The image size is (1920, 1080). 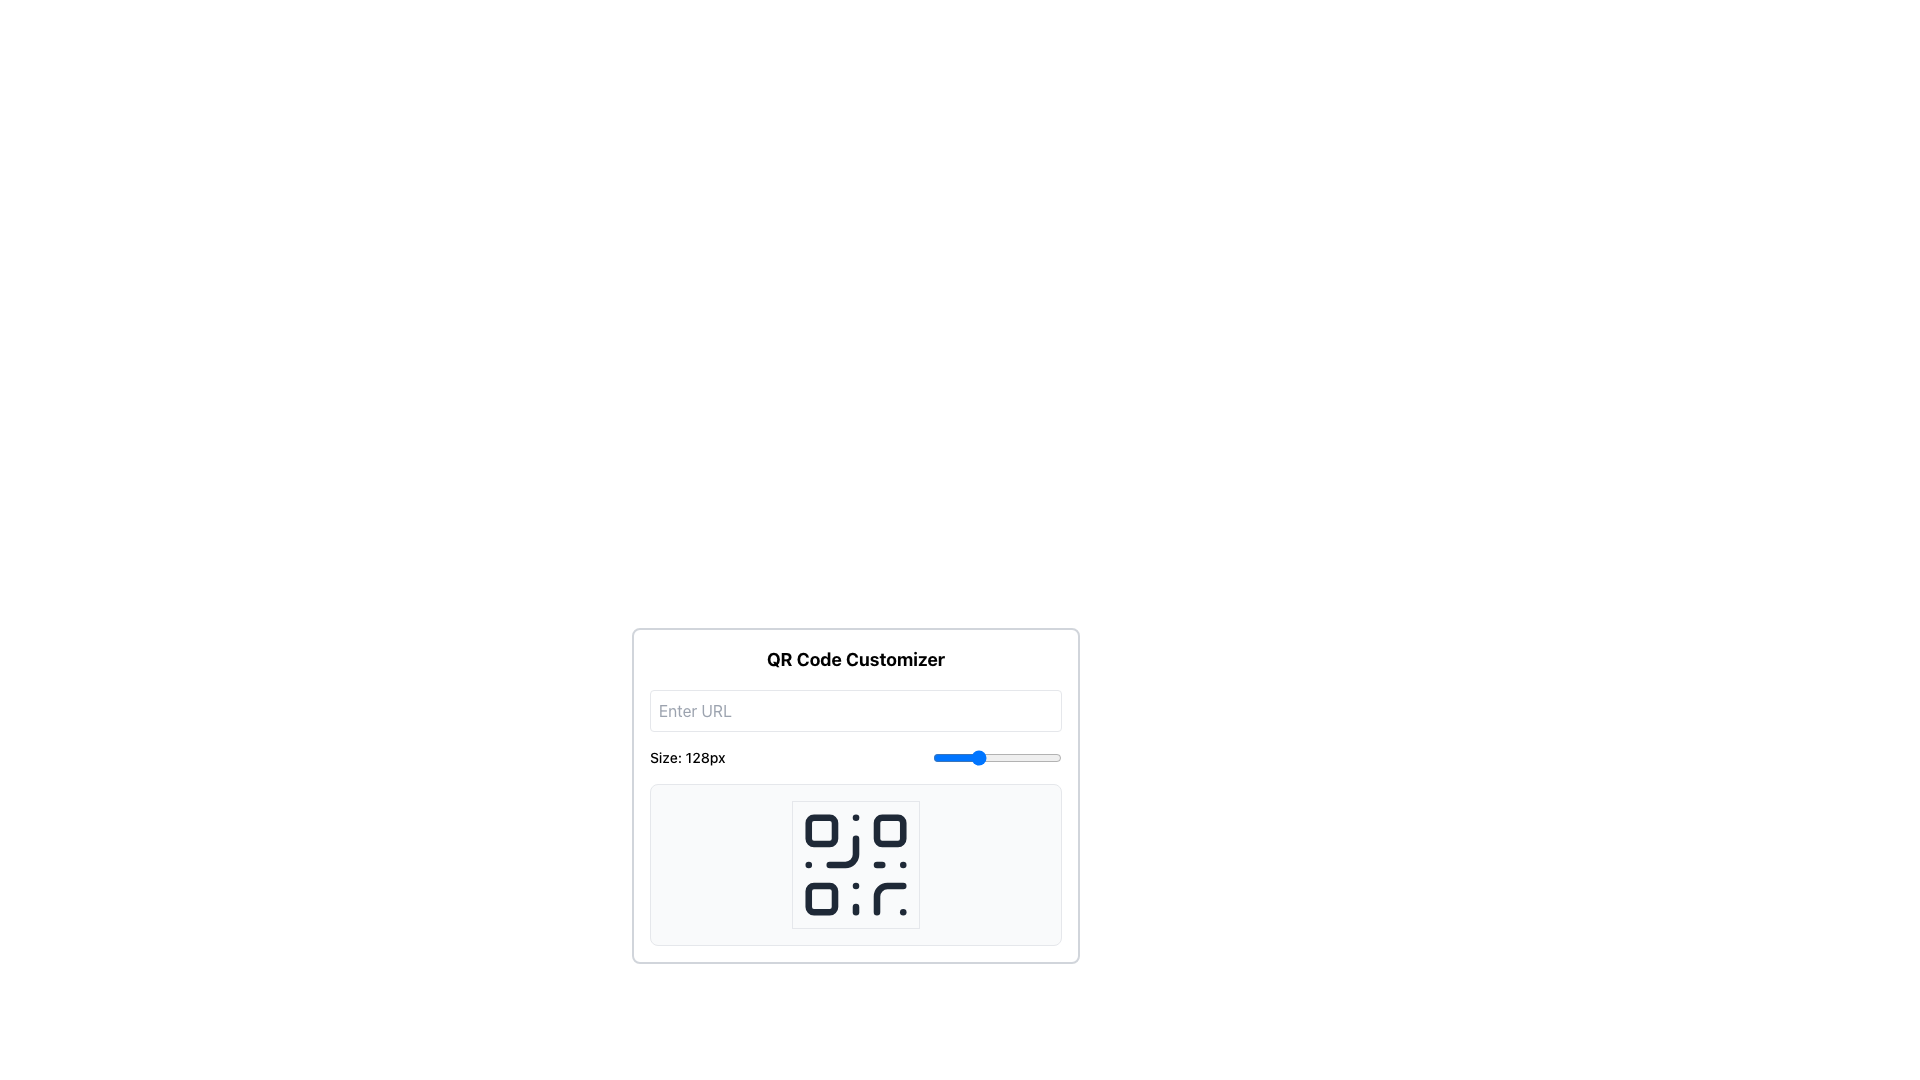 What do you see at coordinates (946, 758) in the screenshot?
I see `the size` at bounding box center [946, 758].